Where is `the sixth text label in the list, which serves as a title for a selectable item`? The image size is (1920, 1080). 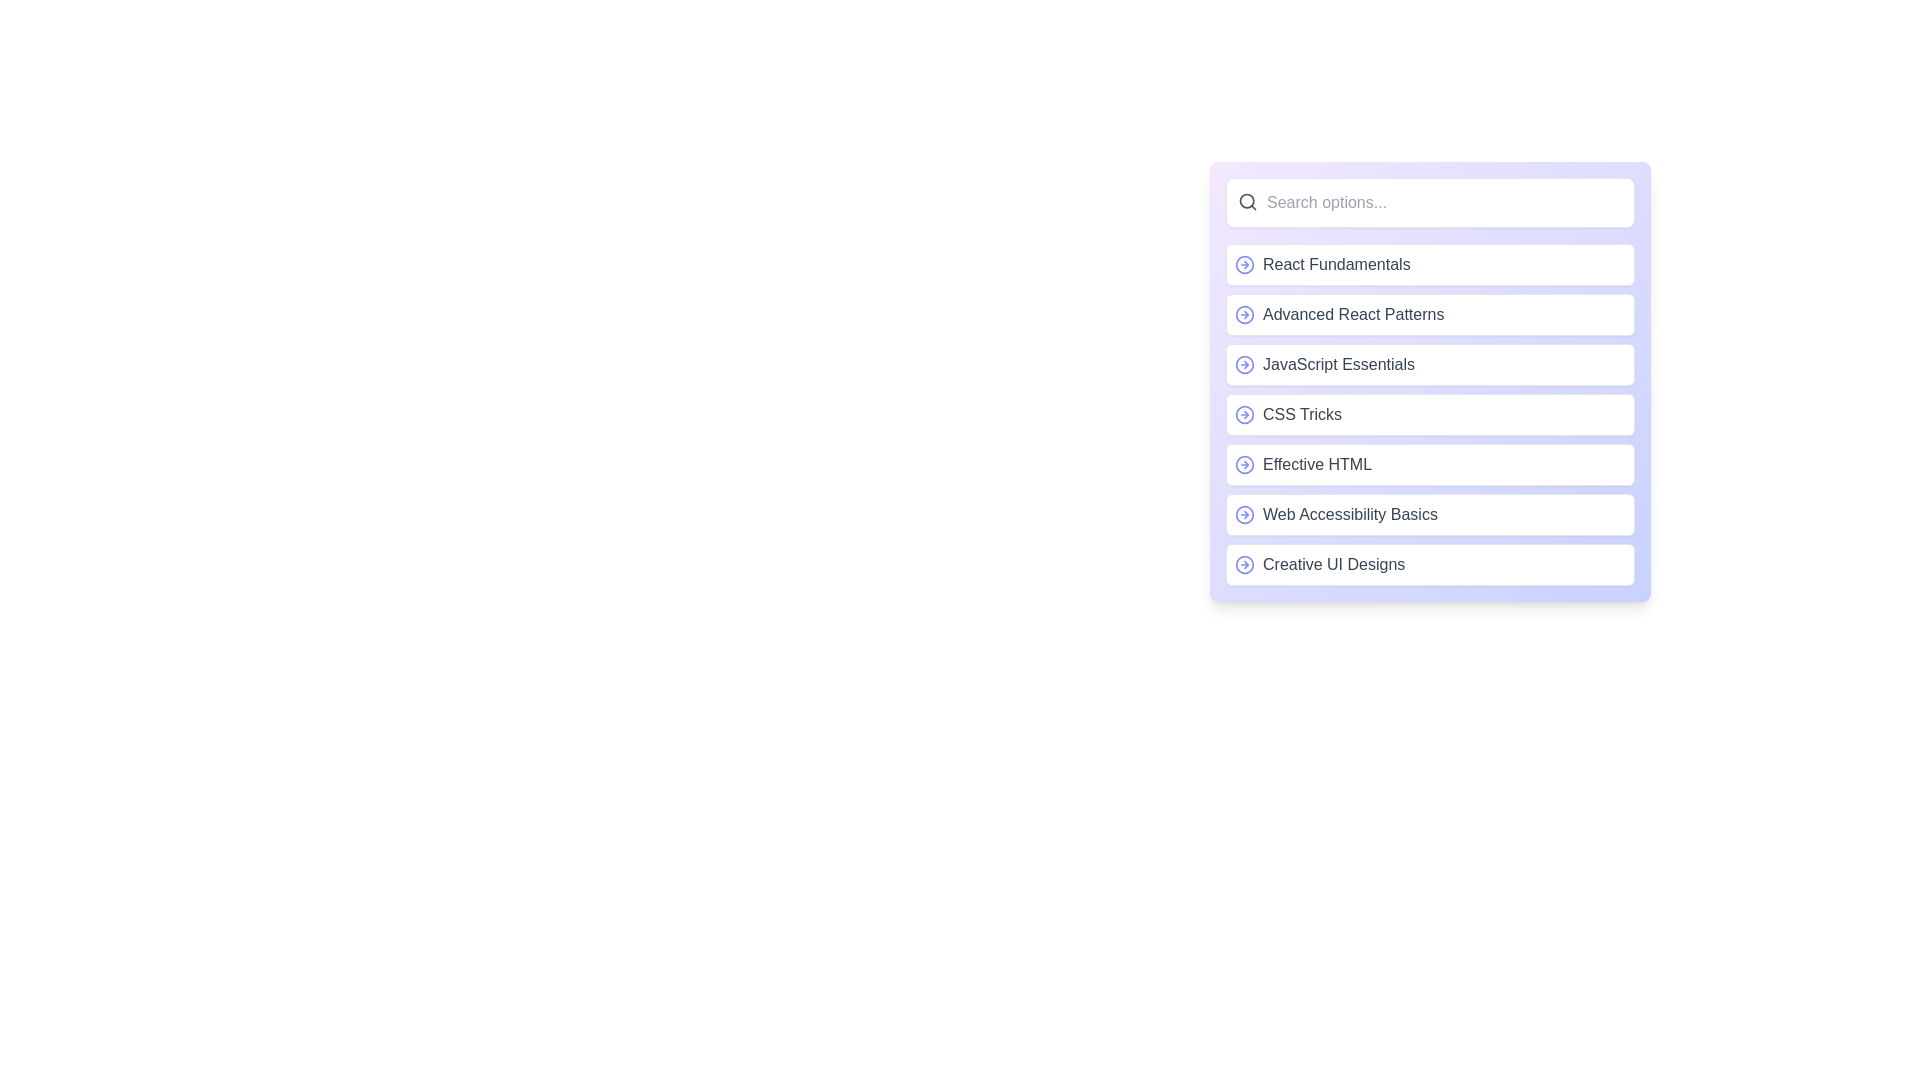
the sixth text label in the list, which serves as a title for a selectable item is located at coordinates (1350, 514).